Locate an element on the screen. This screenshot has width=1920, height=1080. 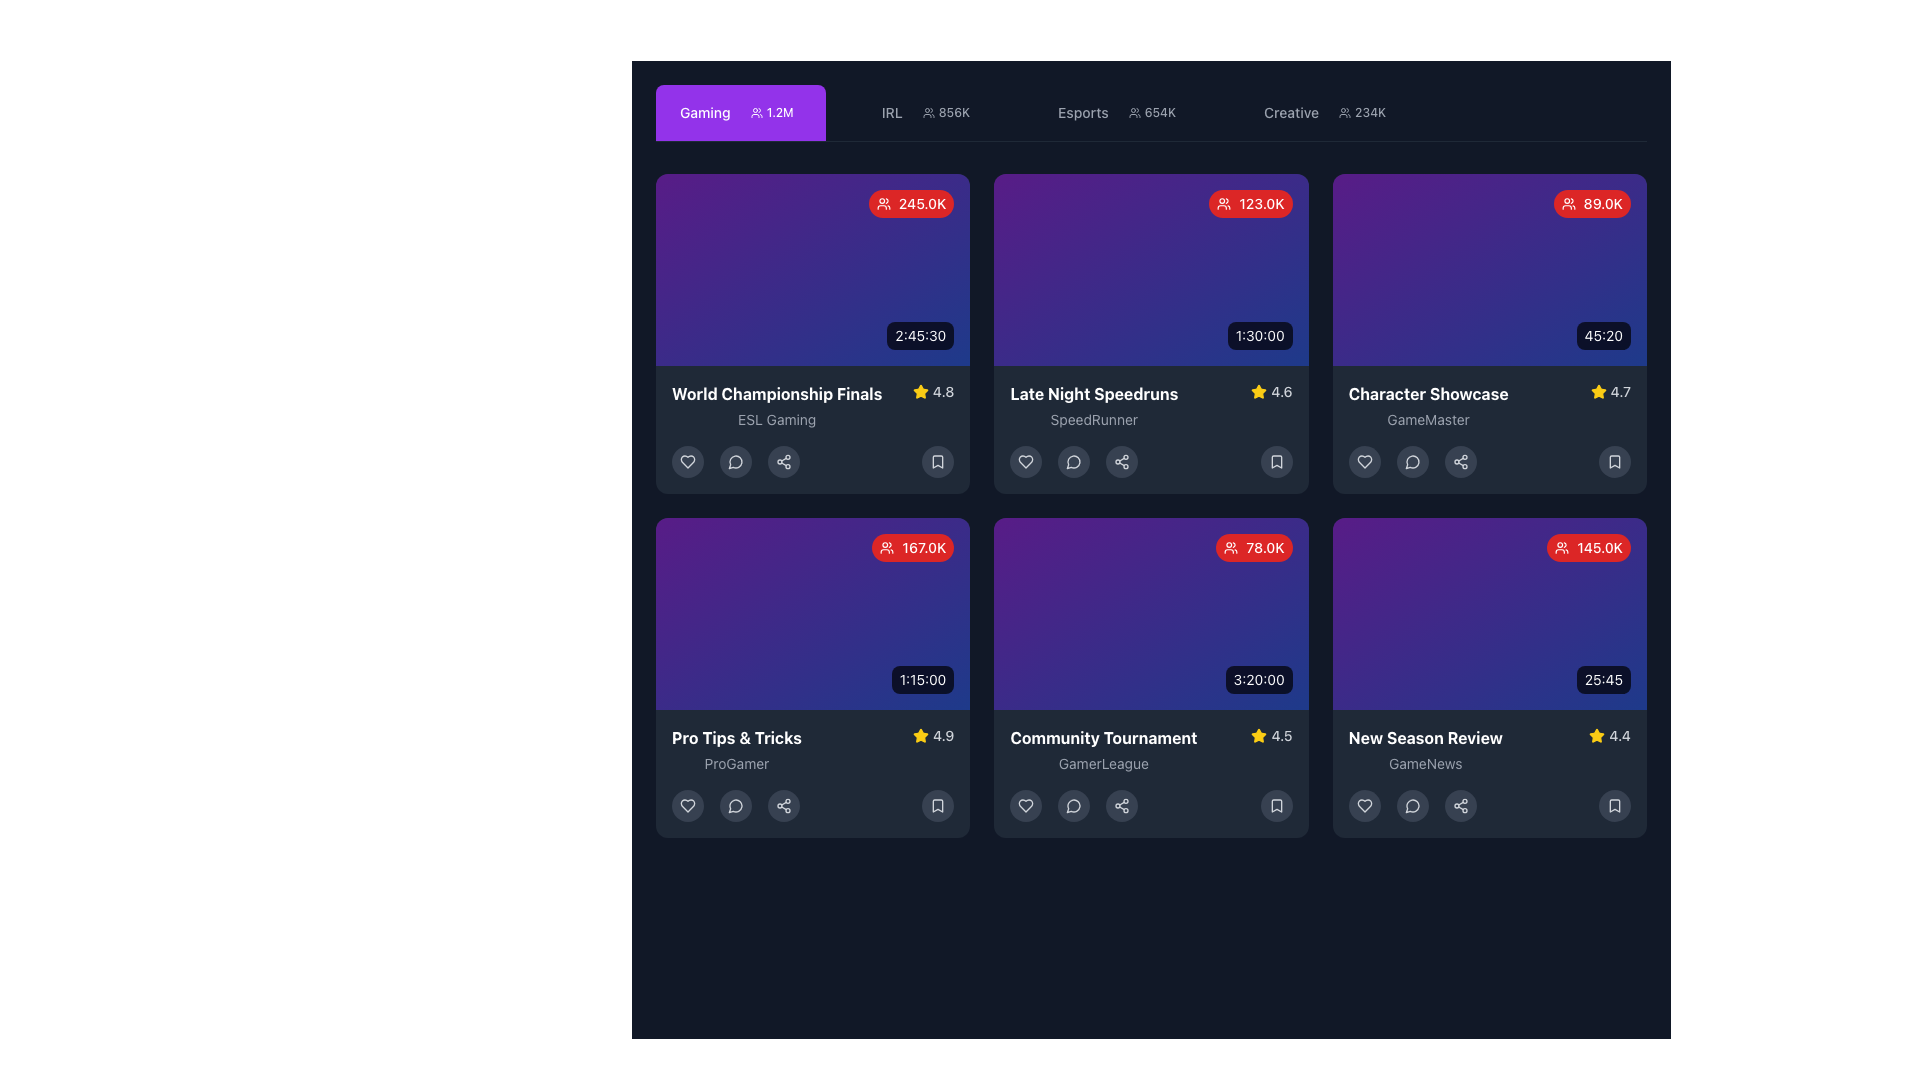
text label displaying '89.0K' located in the top-right corner of the 'Character Showcase' card, which has a red background and is styled with a medium font weight is located at coordinates (1603, 204).